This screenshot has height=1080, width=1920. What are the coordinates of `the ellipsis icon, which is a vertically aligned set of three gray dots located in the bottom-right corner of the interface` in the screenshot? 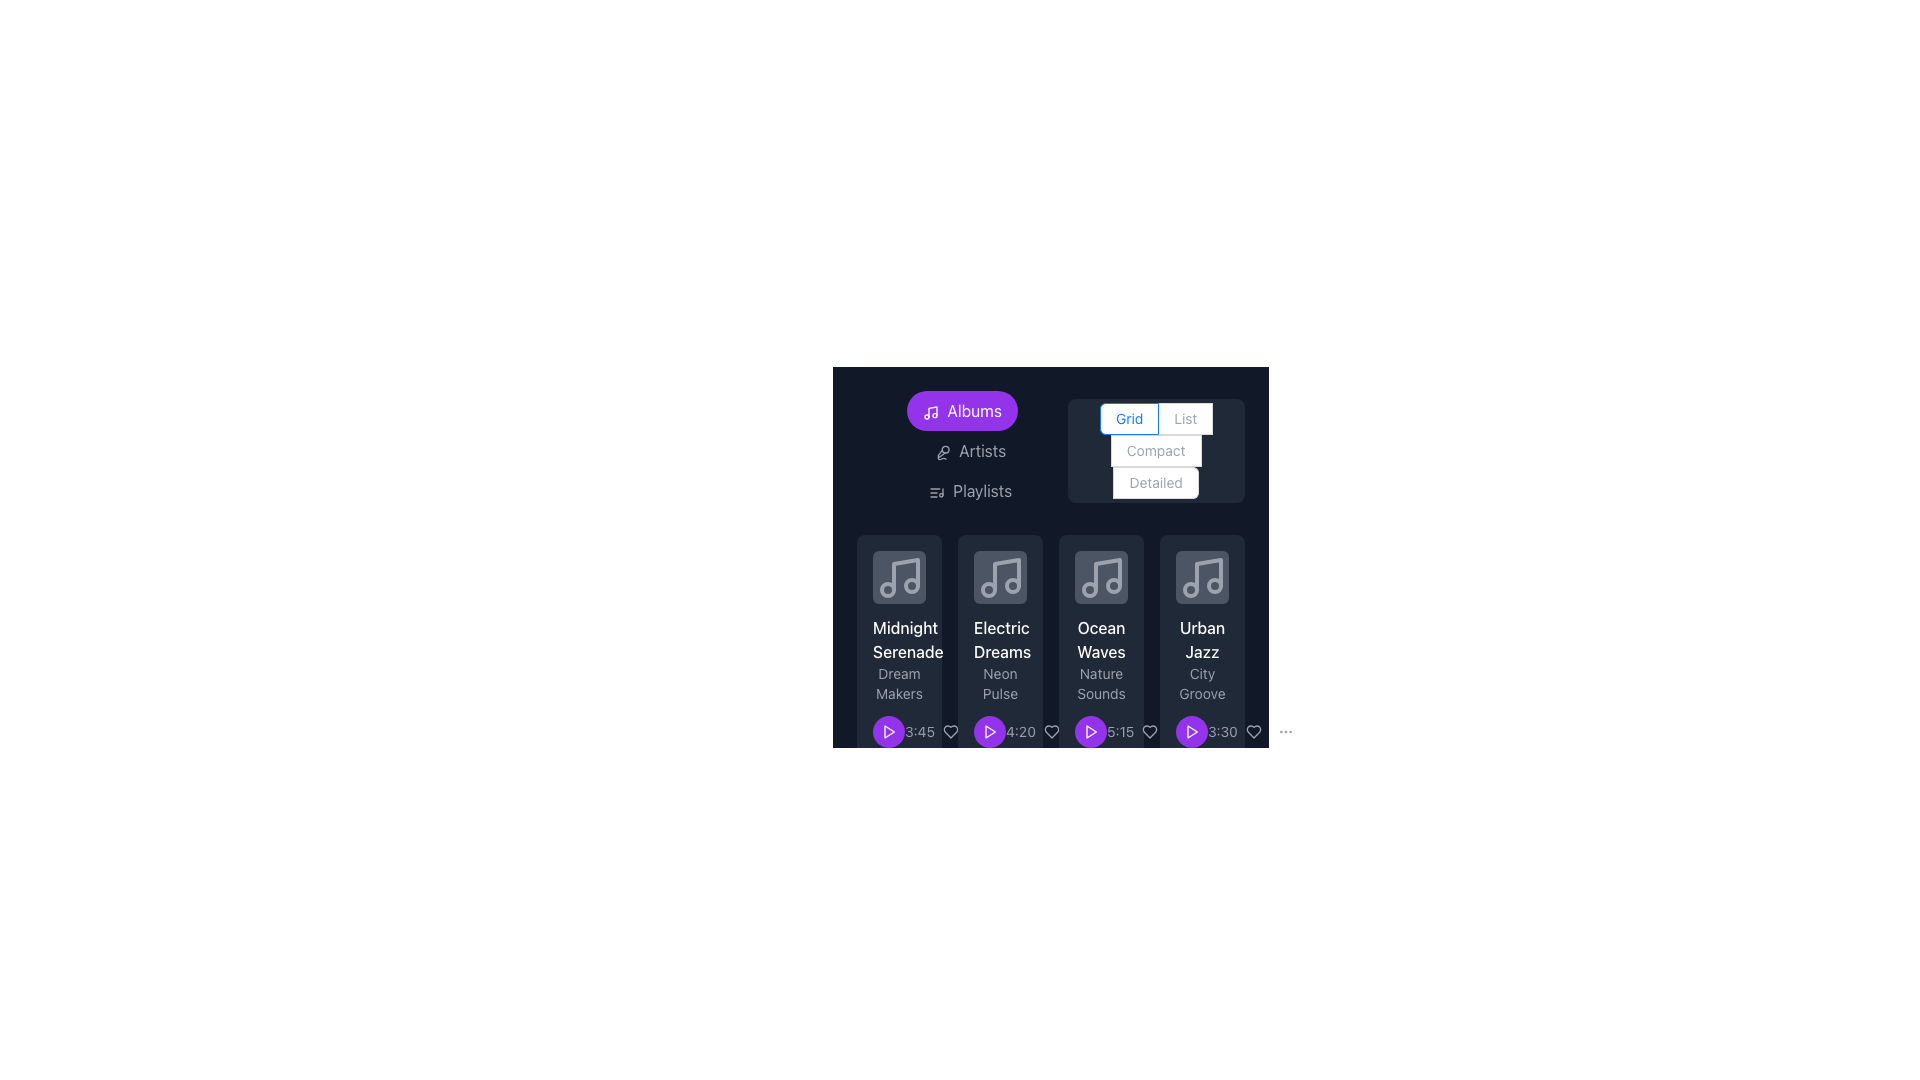 It's located at (983, 732).